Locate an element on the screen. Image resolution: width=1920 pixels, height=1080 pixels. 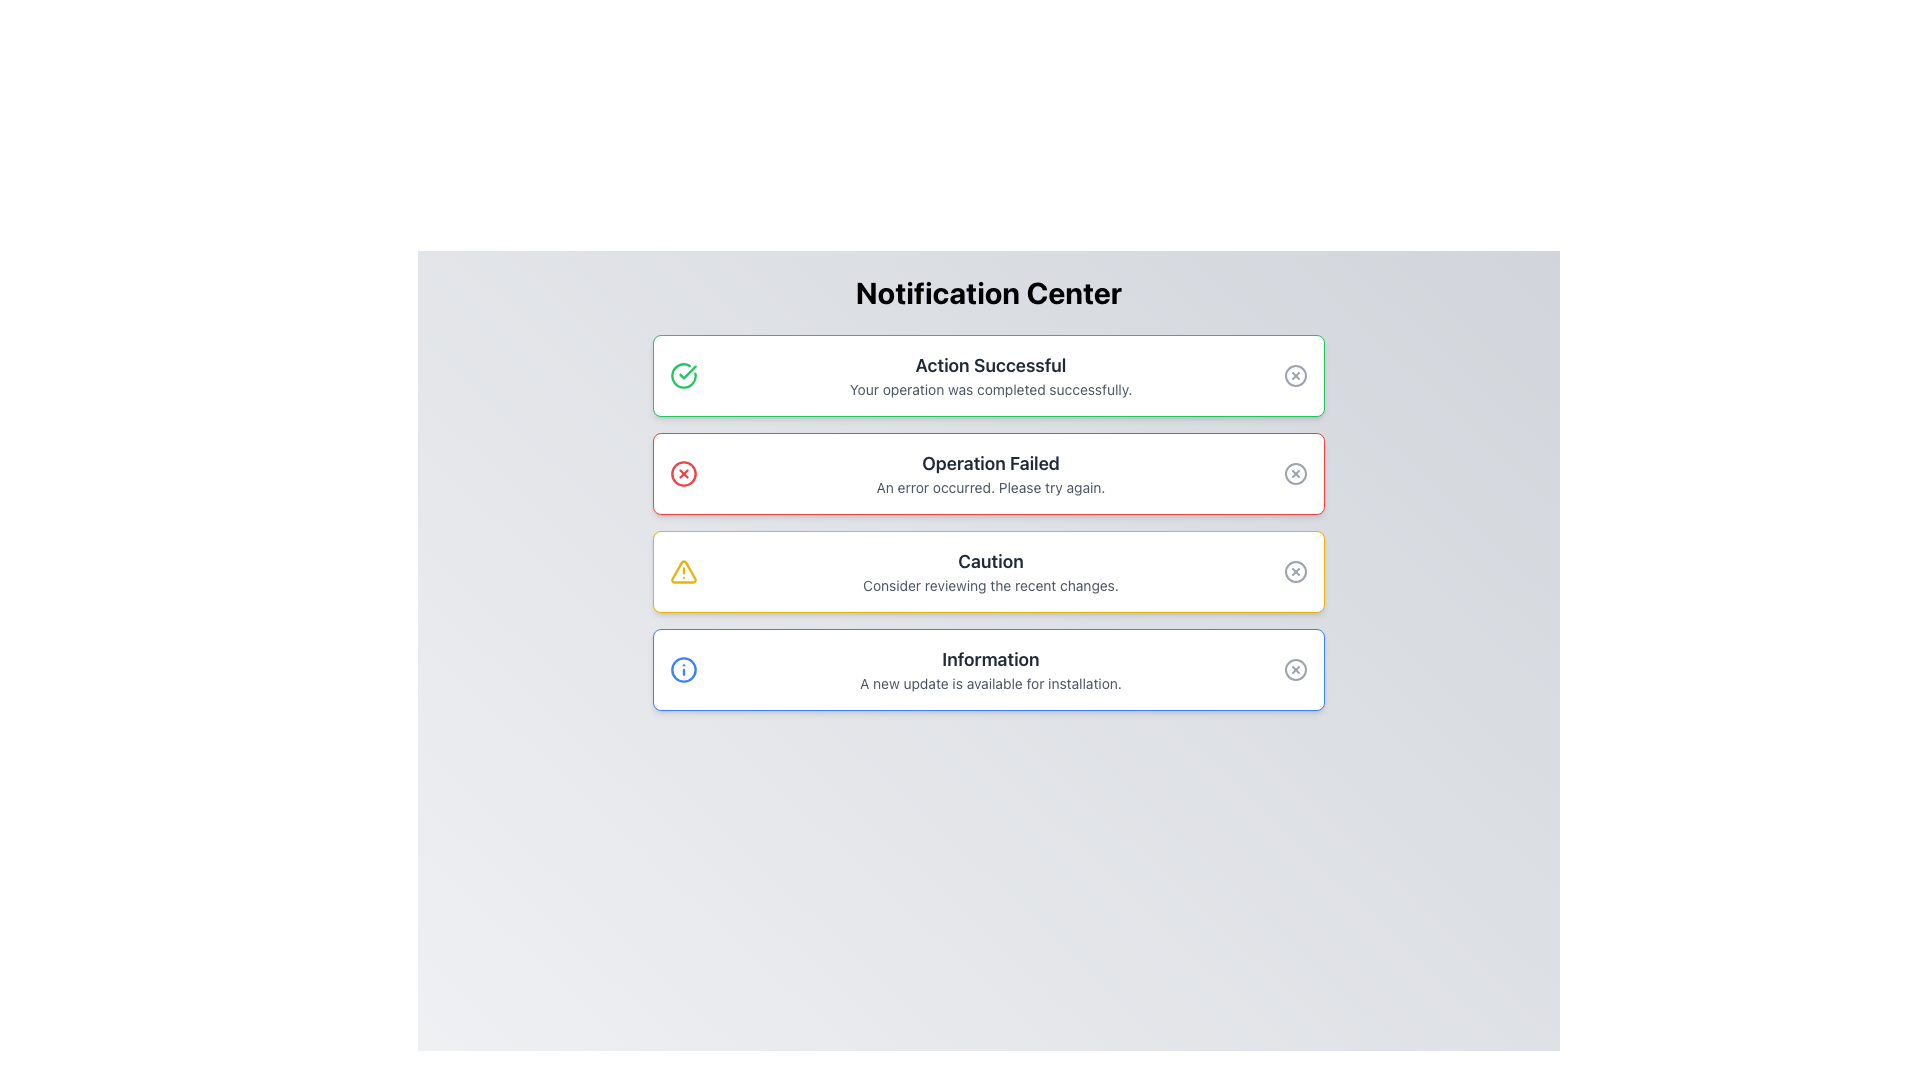
descriptive message of the text label located below the 'Operation Failed' title in the red-bordered notification box is located at coordinates (990, 488).